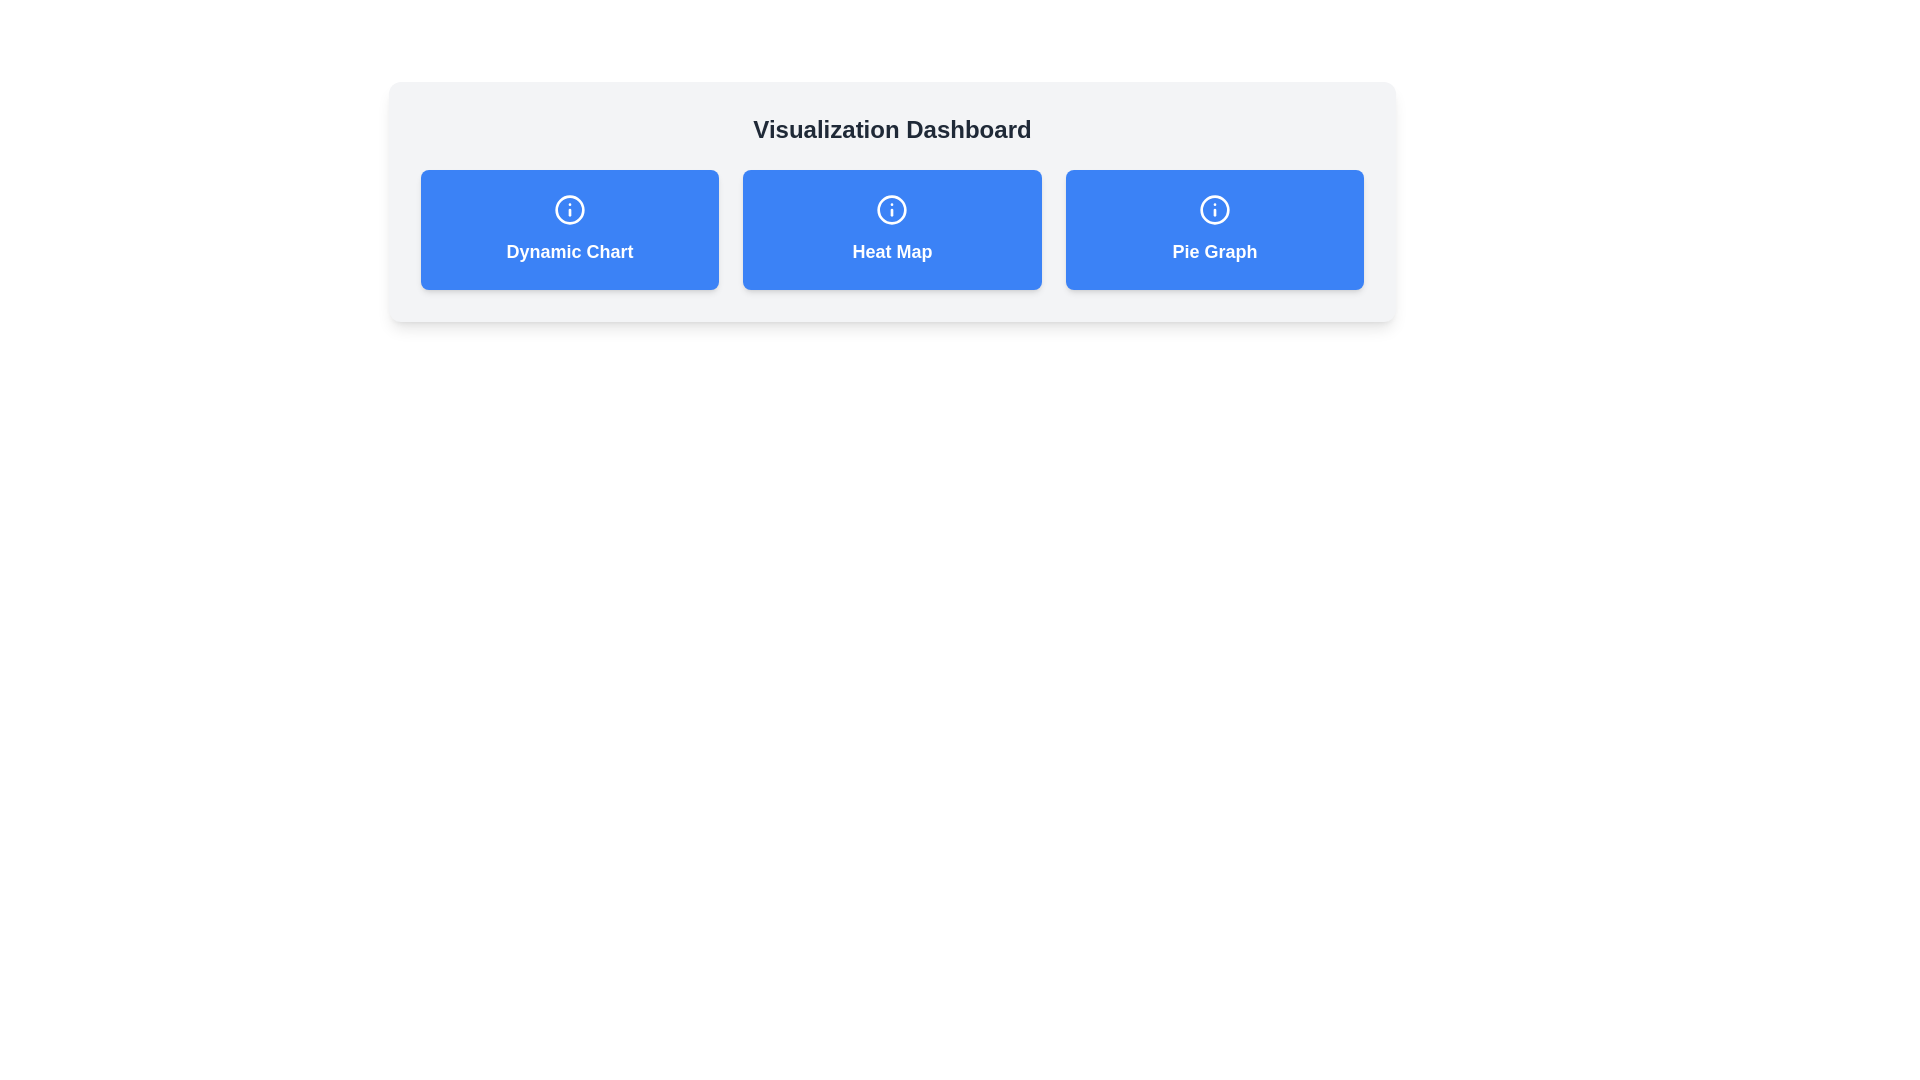 This screenshot has width=1920, height=1080. Describe the element at coordinates (1213, 209) in the screenshot. I see `the circular icon located centrally within the rightmost 'Pie Graph' button in the 'Visualization Dashboard'` at that location.